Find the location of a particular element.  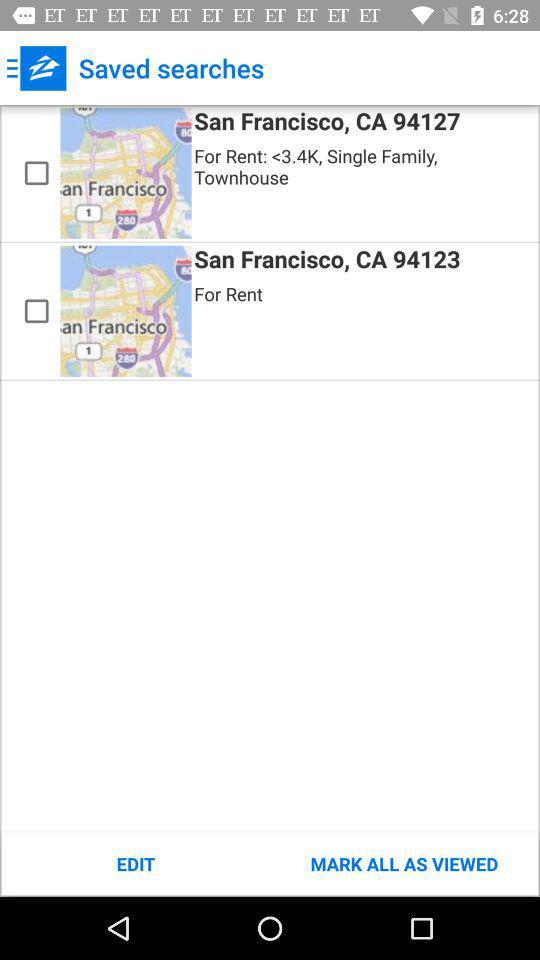

the item at the bottom right corner is located at coordinates (404, 863).